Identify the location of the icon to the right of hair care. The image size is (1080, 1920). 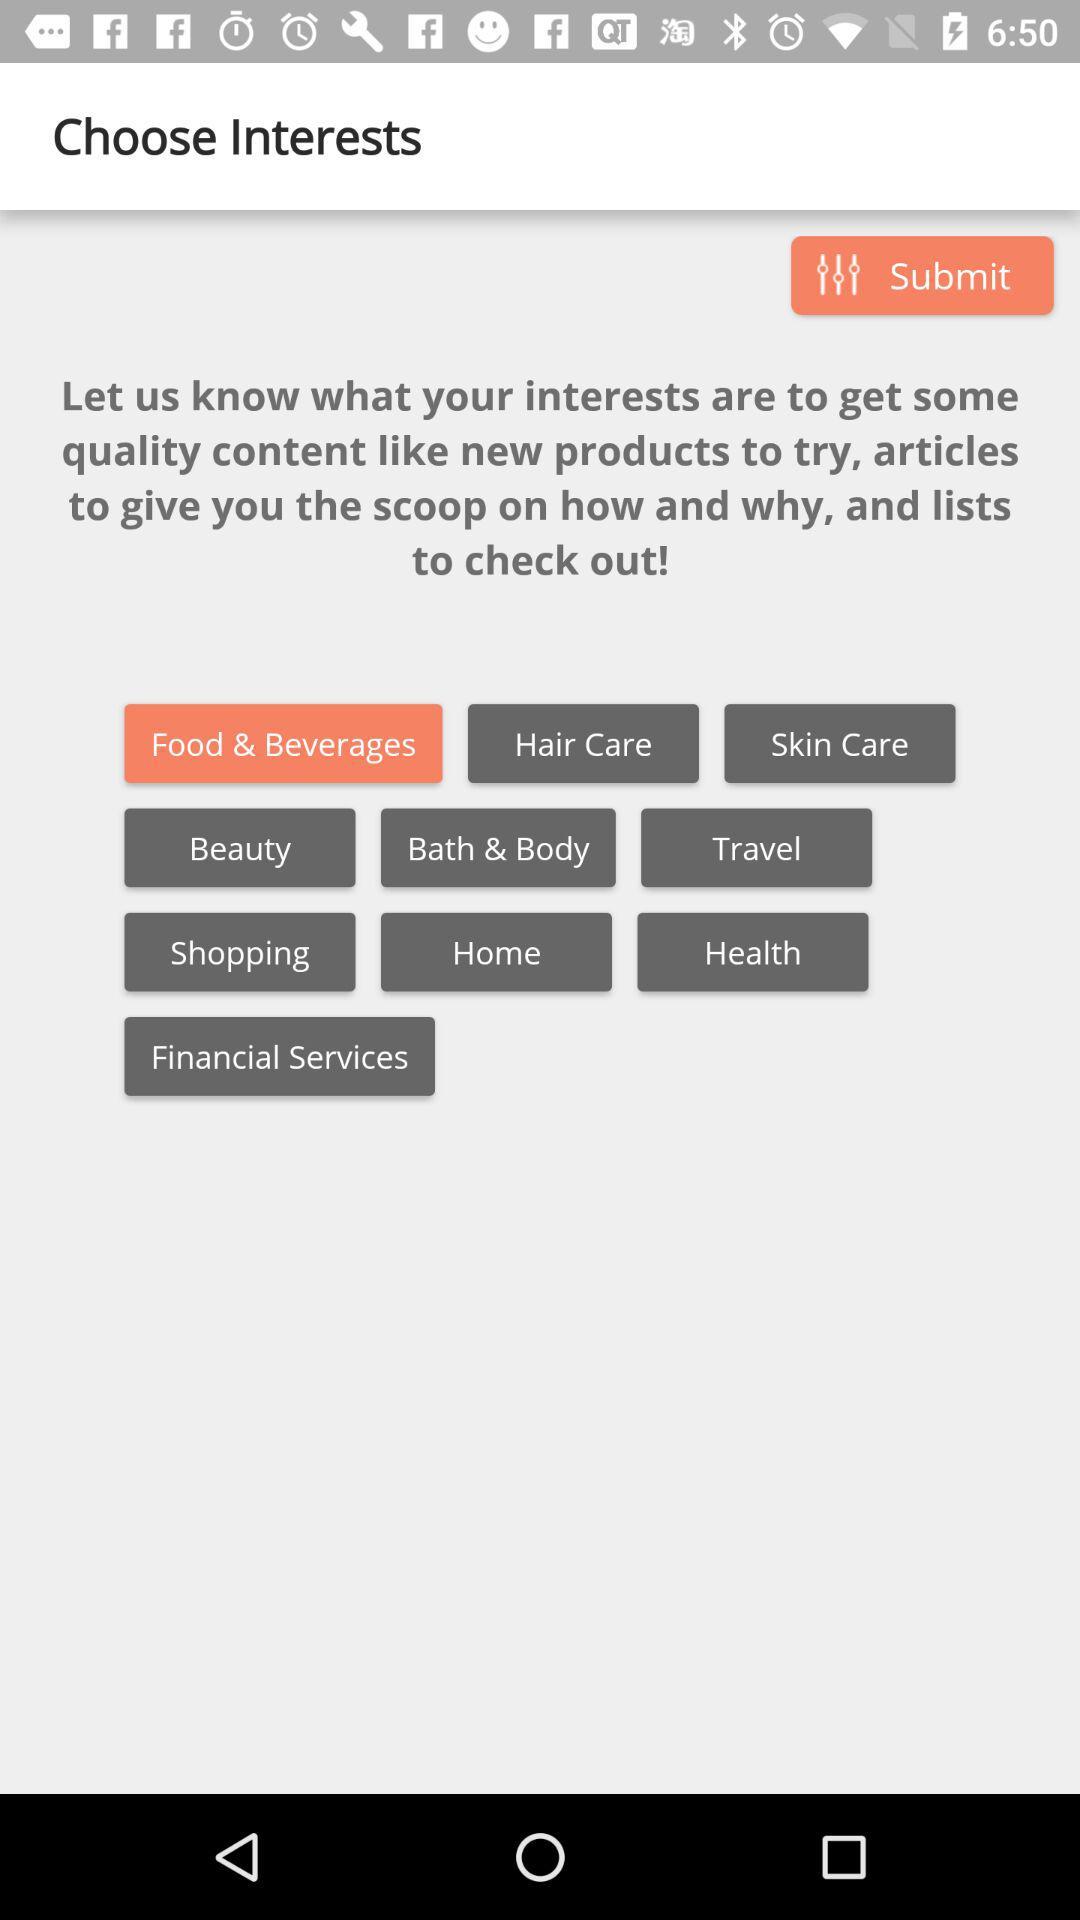
(840, 742).